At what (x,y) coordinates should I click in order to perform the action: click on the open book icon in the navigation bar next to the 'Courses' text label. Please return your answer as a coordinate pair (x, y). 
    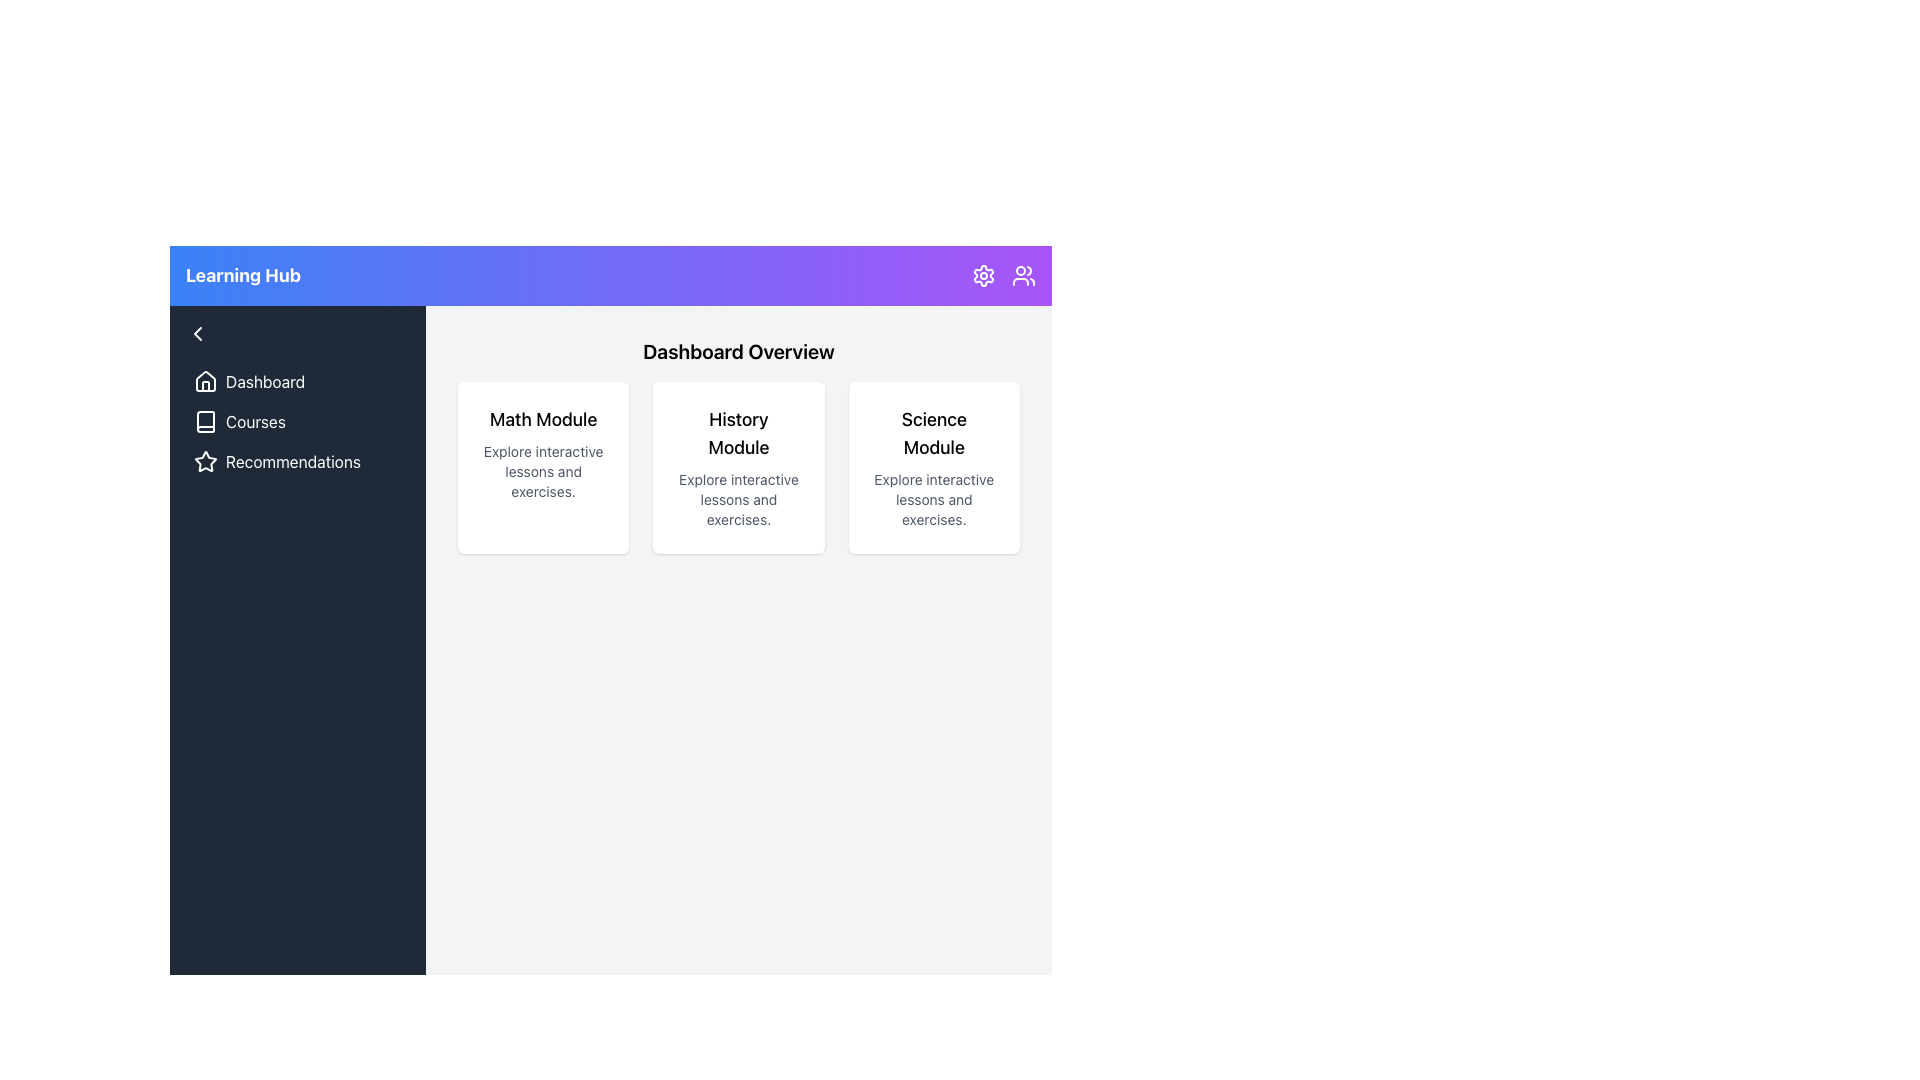
    Looking at the image, I should click on (206, 420).